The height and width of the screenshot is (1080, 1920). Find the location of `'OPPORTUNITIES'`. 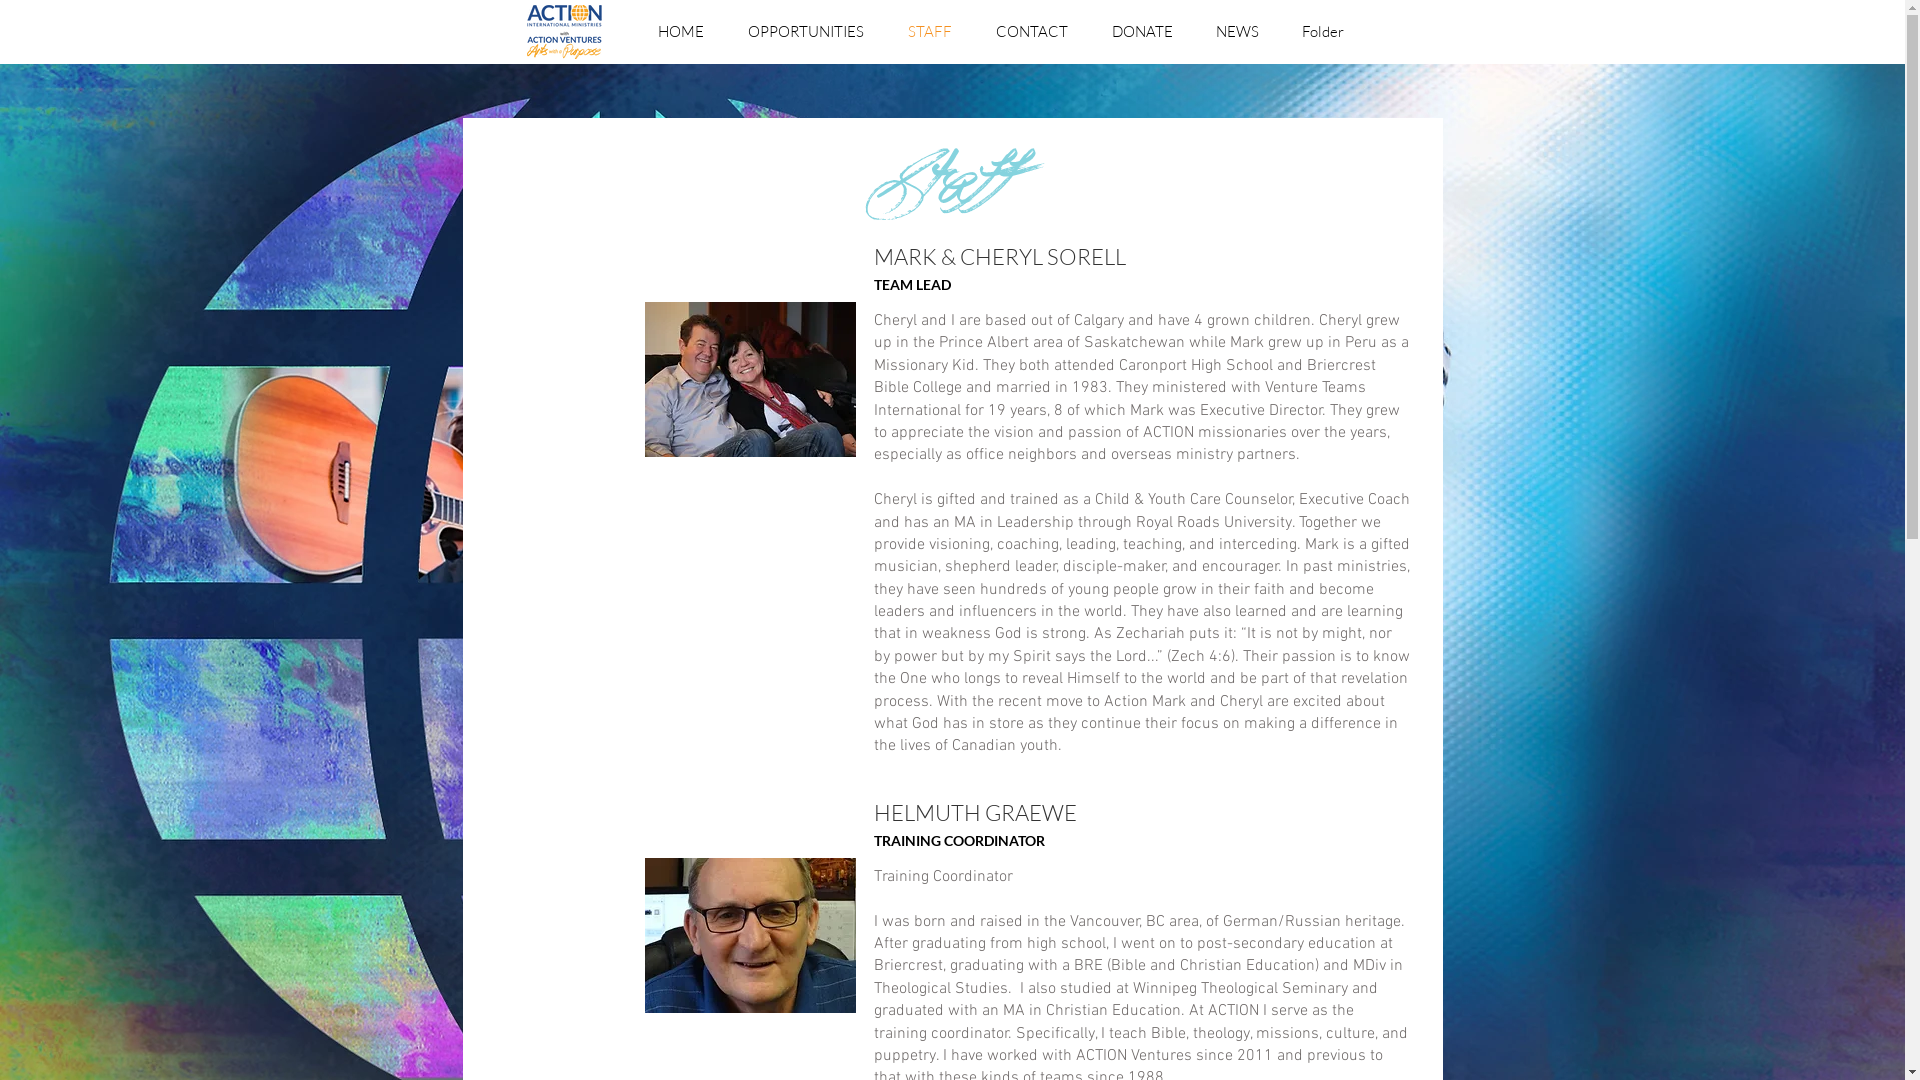

'OPPORTUNITIES' is located at coordinates (806, 31).